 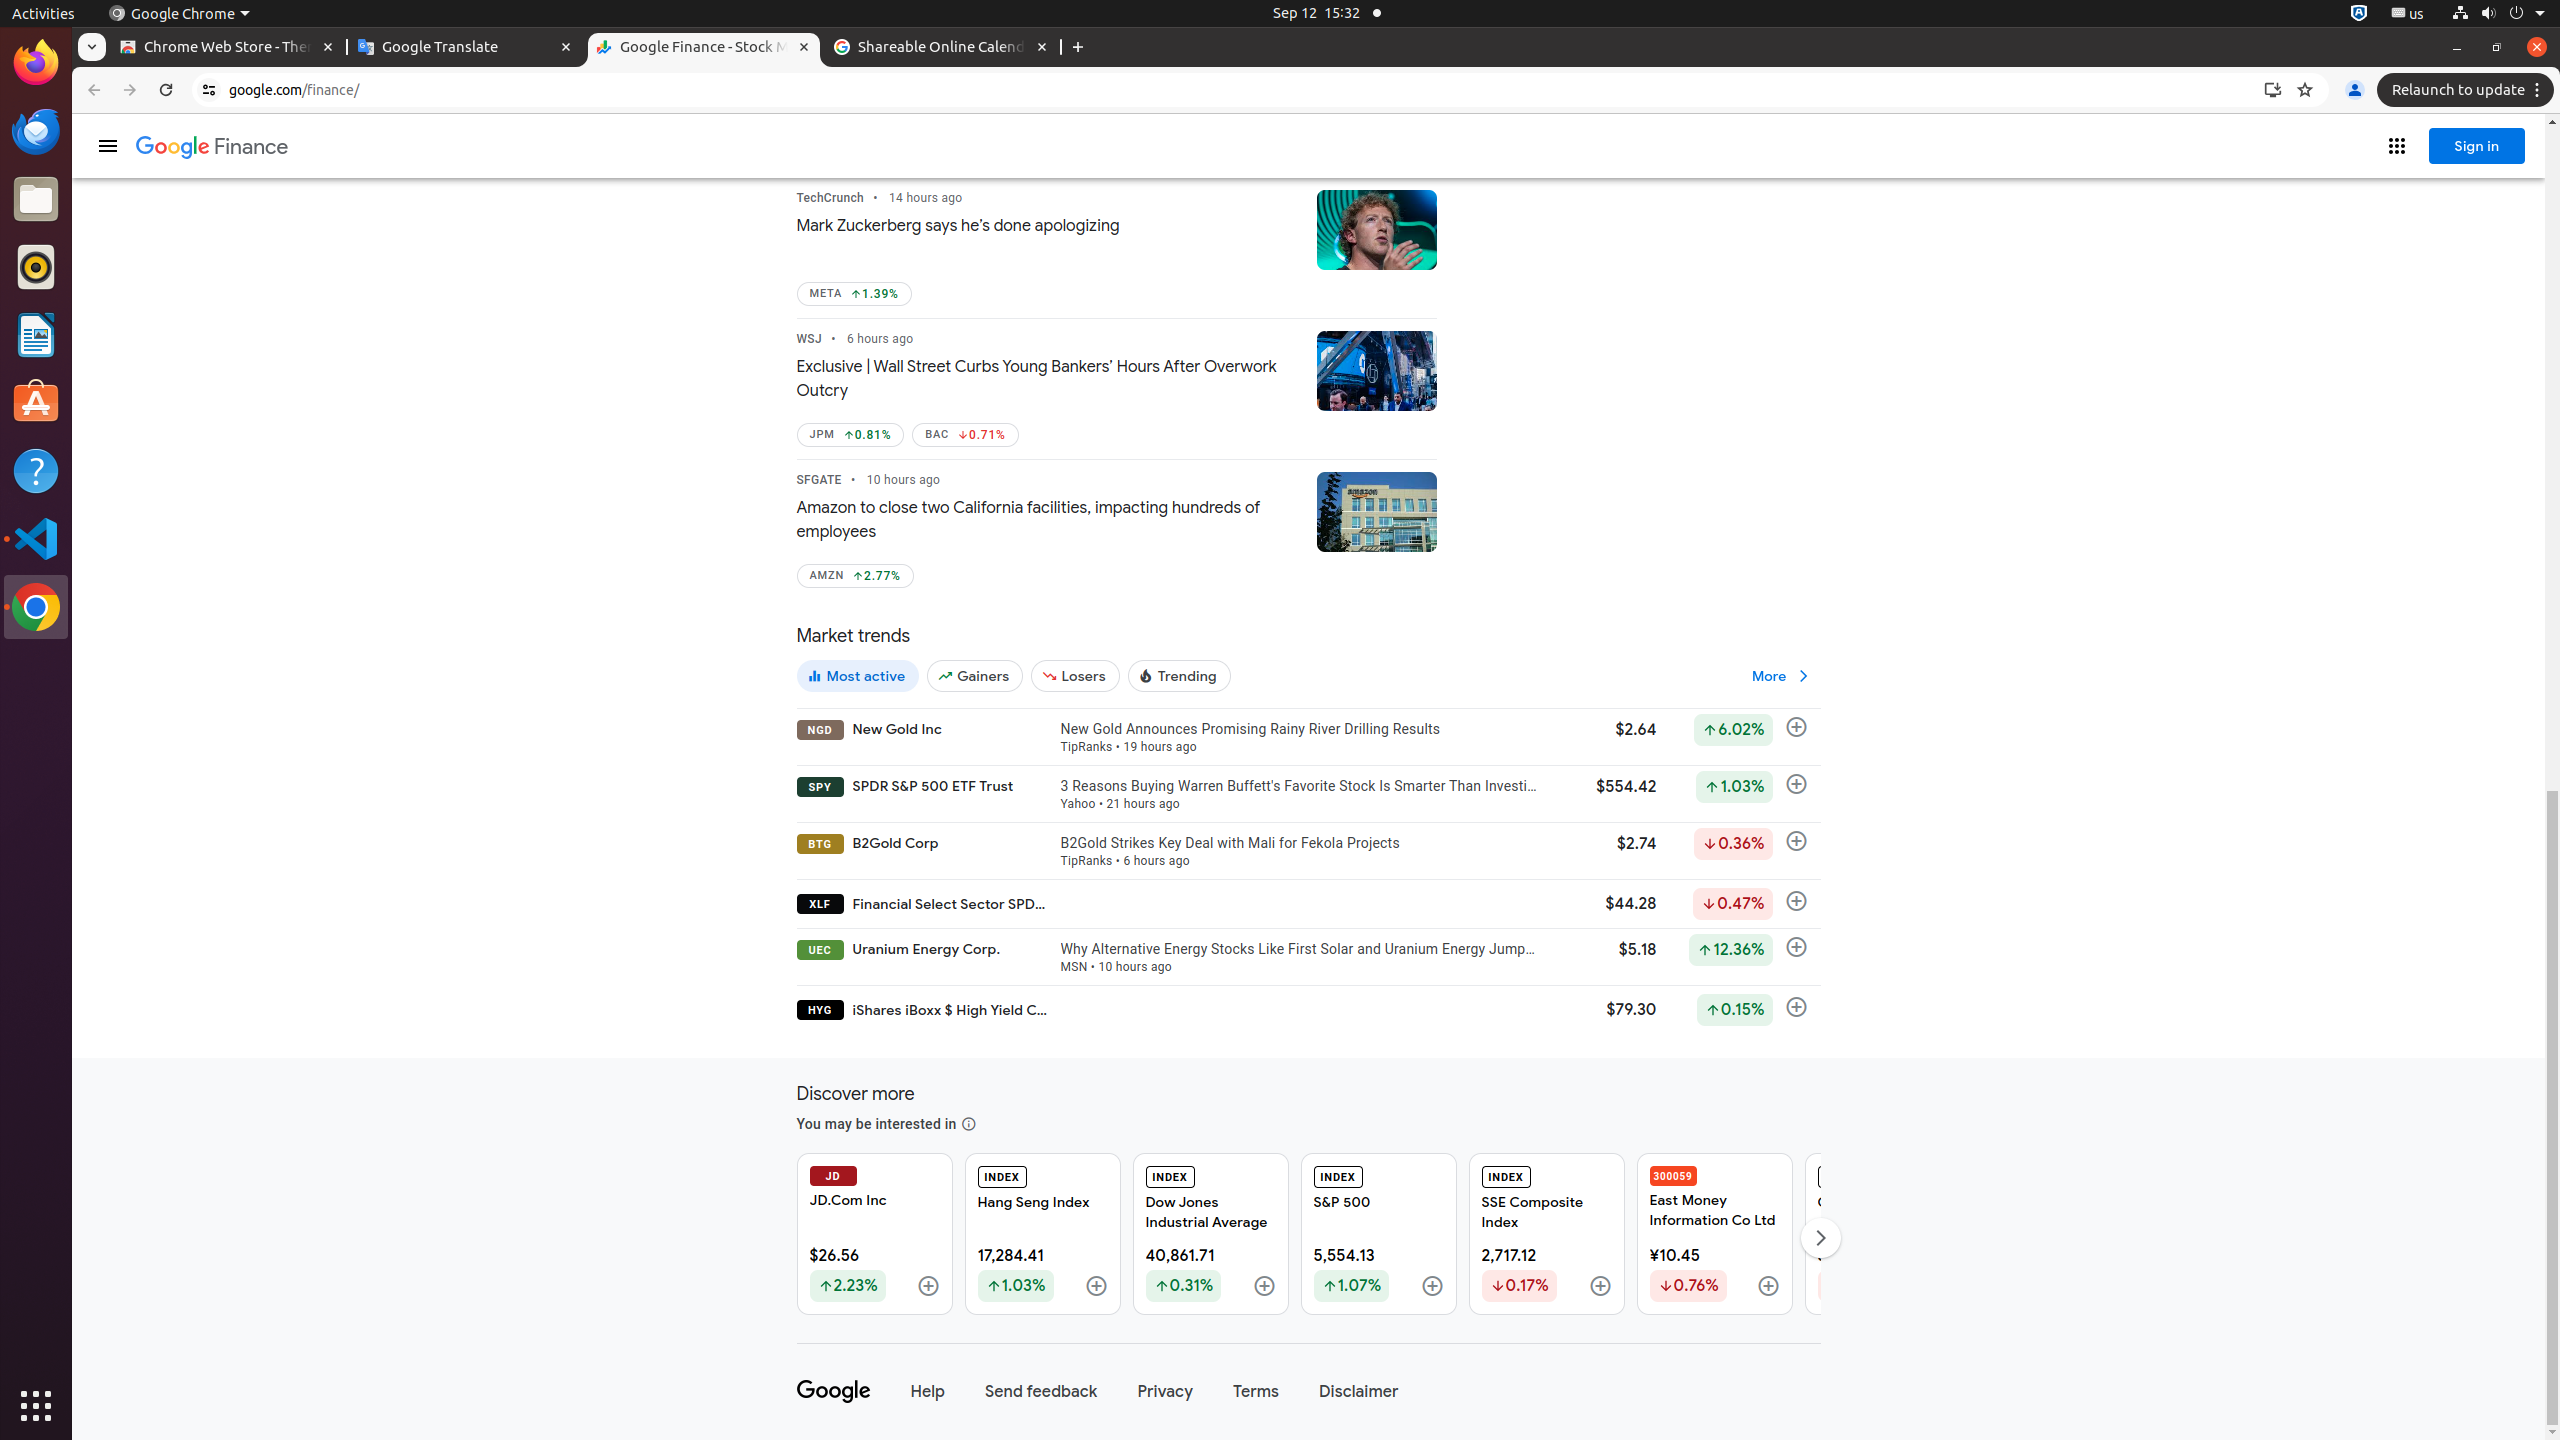 What do you see at coordinates (2498, 12) in the screenshot?
I see `'System'` at bounding box center [2498, 12].